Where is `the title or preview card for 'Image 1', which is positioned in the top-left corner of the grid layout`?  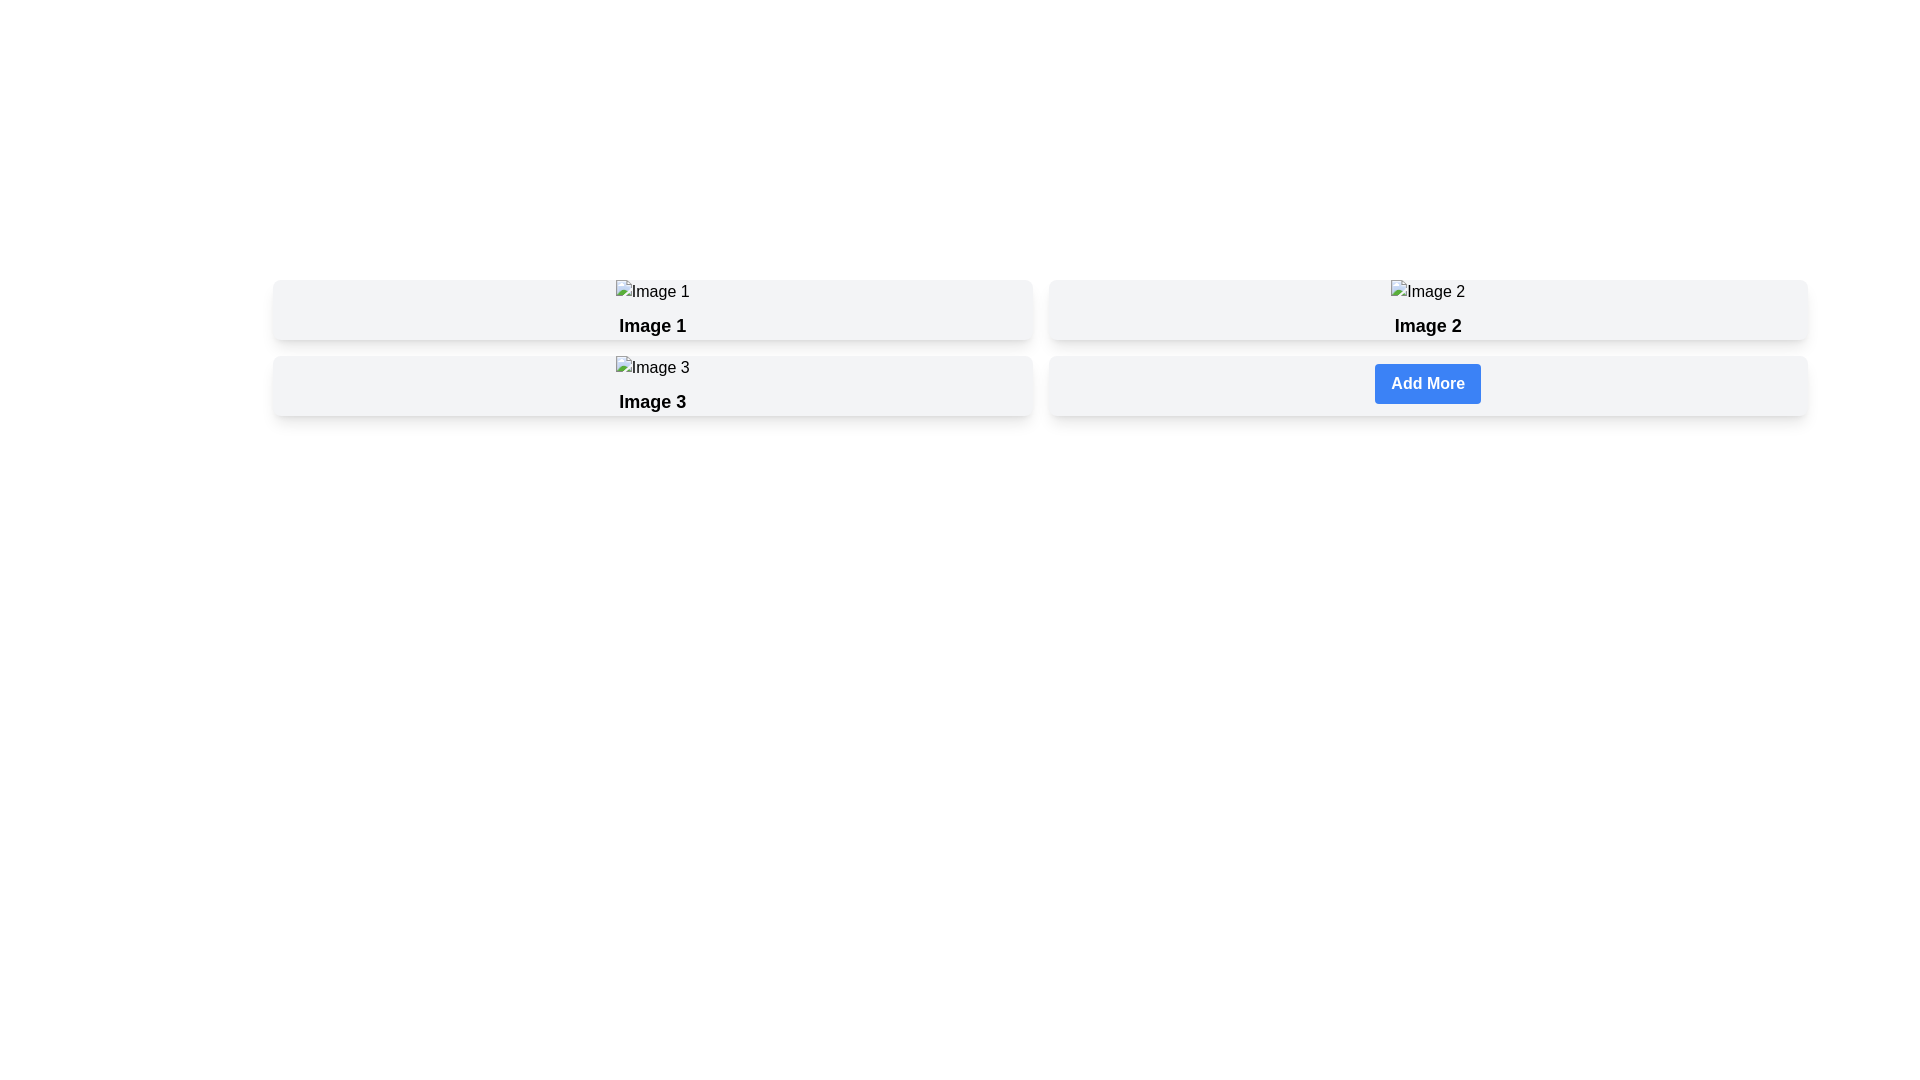
the title or preview card for 'Image 1', which is positioned in the top-left corner of the grid layout is located at coordinates (652, 309).